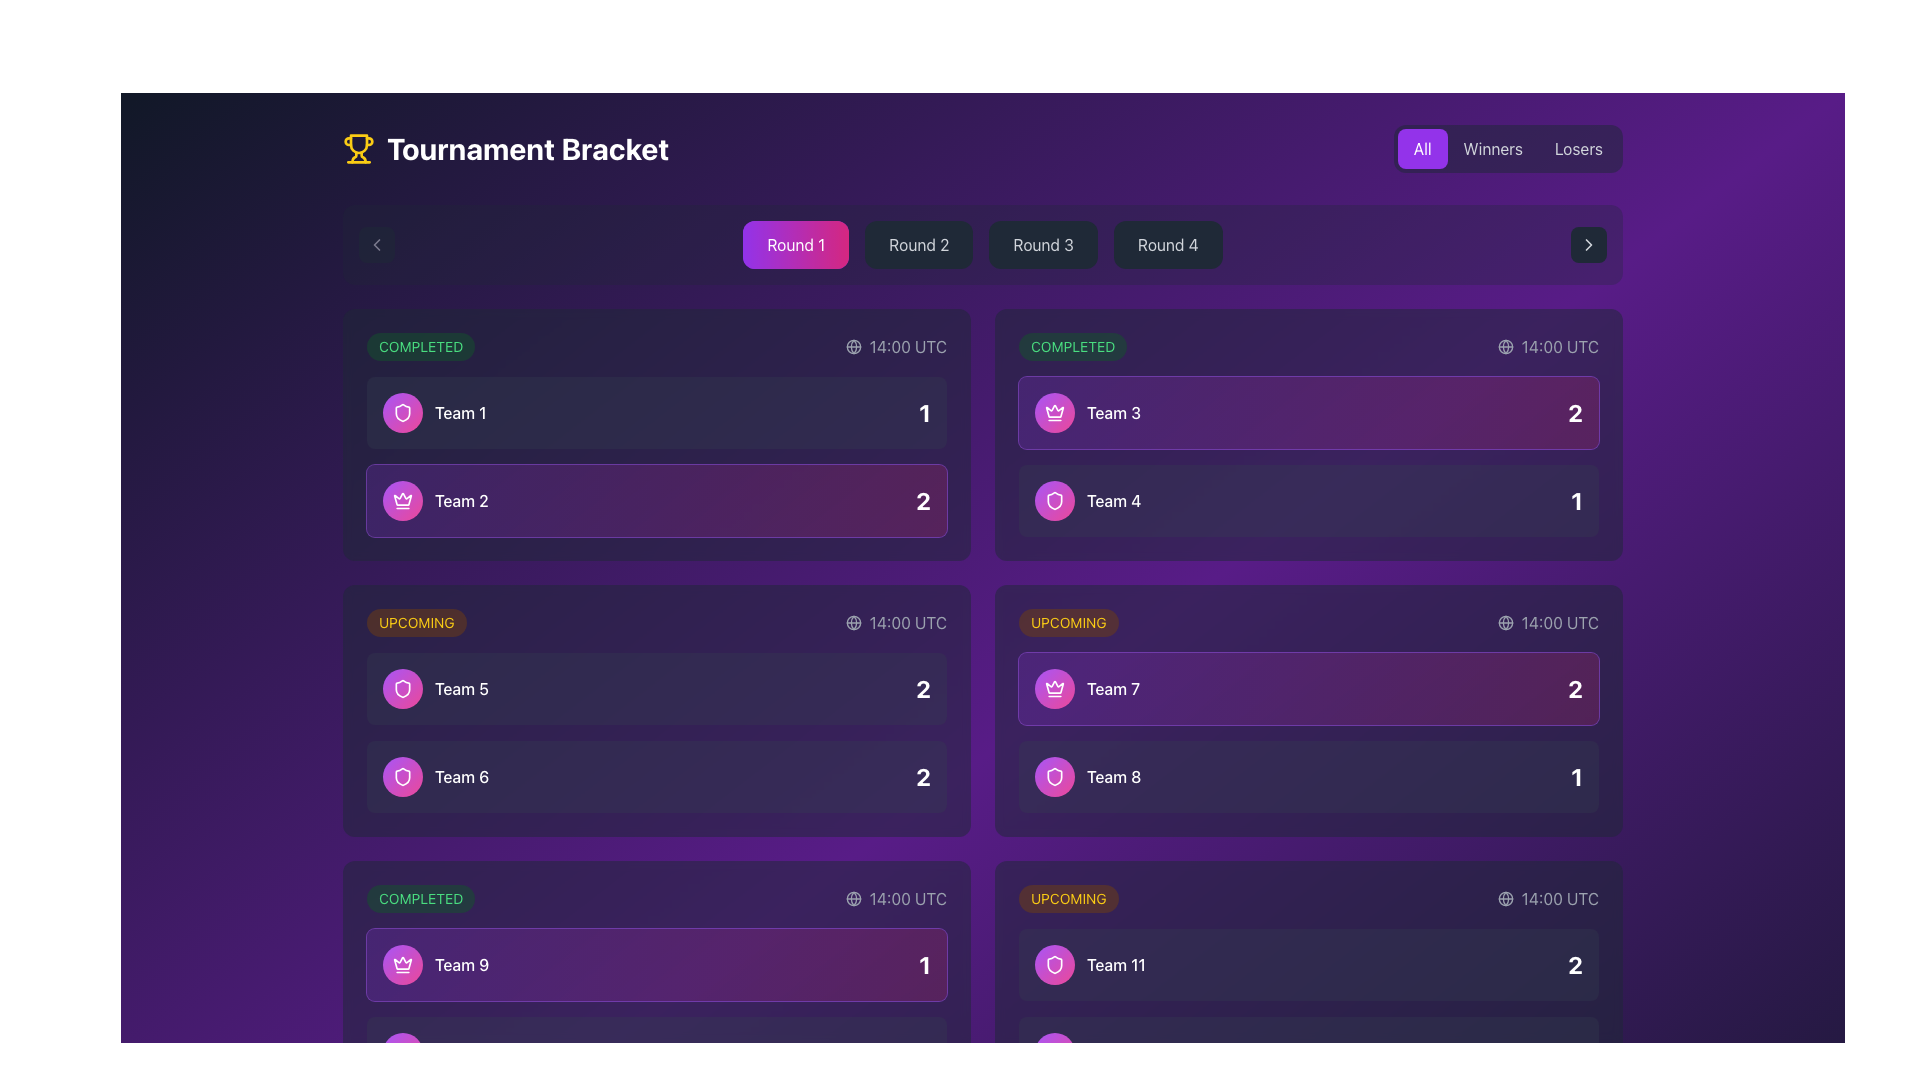 The width and height of the screenshot is (1920, 1080). What do you see at coordinates (1054, 775) in the screenshot?
I see `the decorative icon associated with Team 8 in the second upcoming match section, located near the top left of the circular gradient background` at bounding box center [1054, 775].